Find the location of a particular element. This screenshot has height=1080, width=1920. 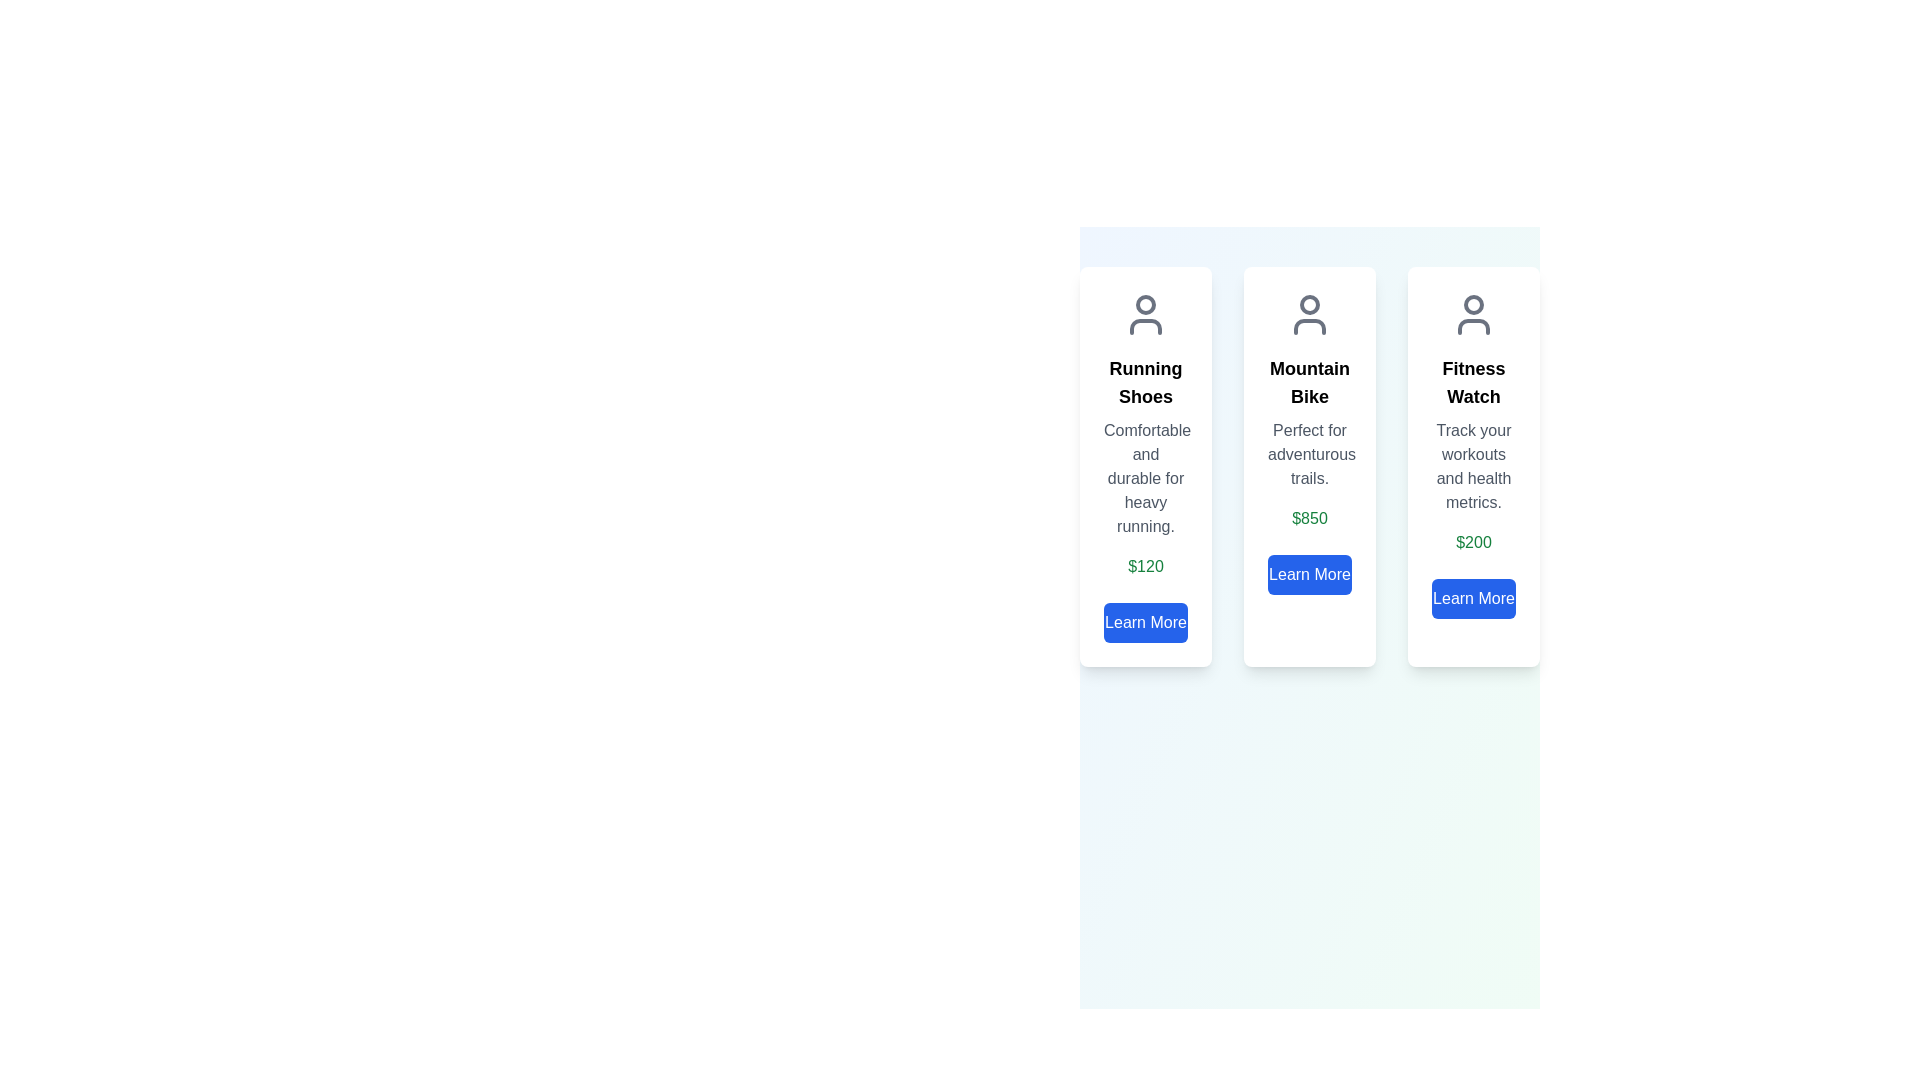

bold, centered text label displaying 'Mountain Bike' located in the middle card of a three-card layout, positioned below an icon and above the description text 'Perfect for adventurous trails.' is located at coordinates (1310, 382).